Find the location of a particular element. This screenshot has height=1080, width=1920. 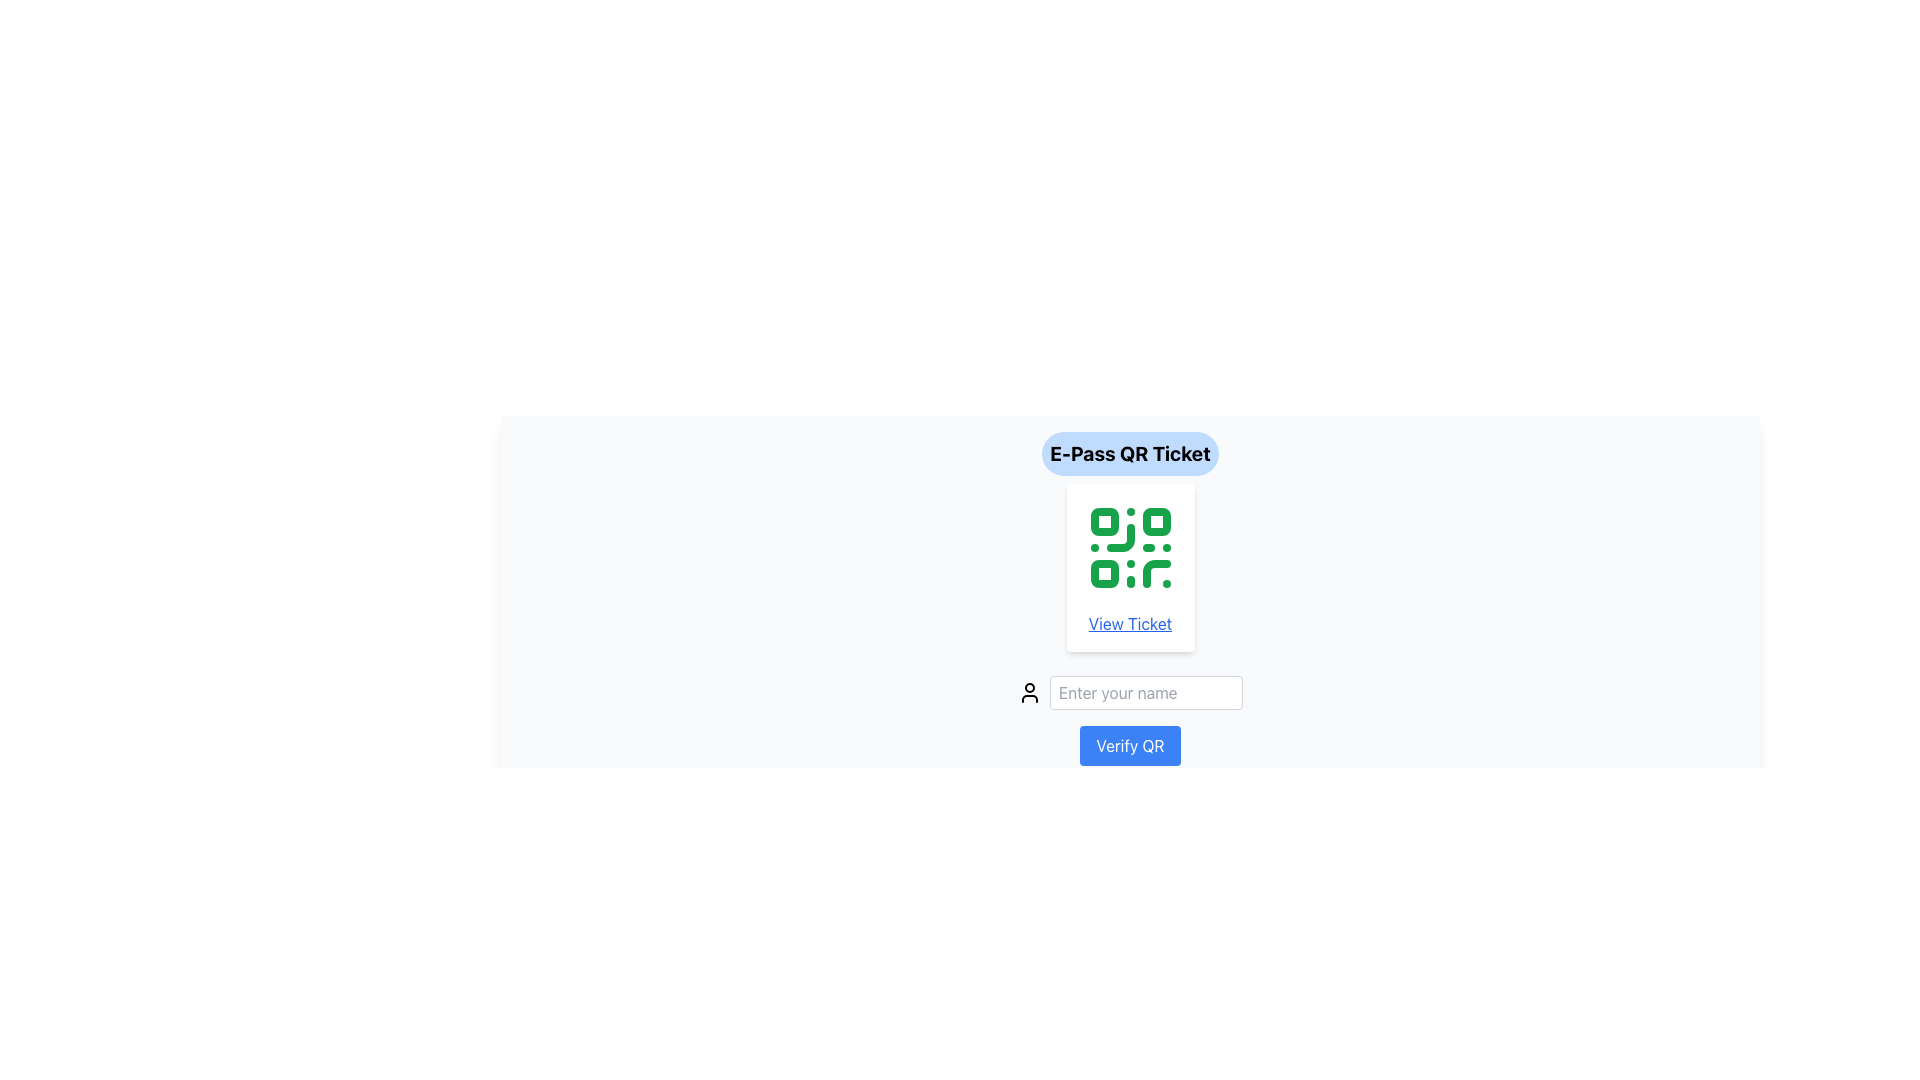

the green square located in the bottom-left area of the QR code SVG graphic is located at coordinates (1103, 574).